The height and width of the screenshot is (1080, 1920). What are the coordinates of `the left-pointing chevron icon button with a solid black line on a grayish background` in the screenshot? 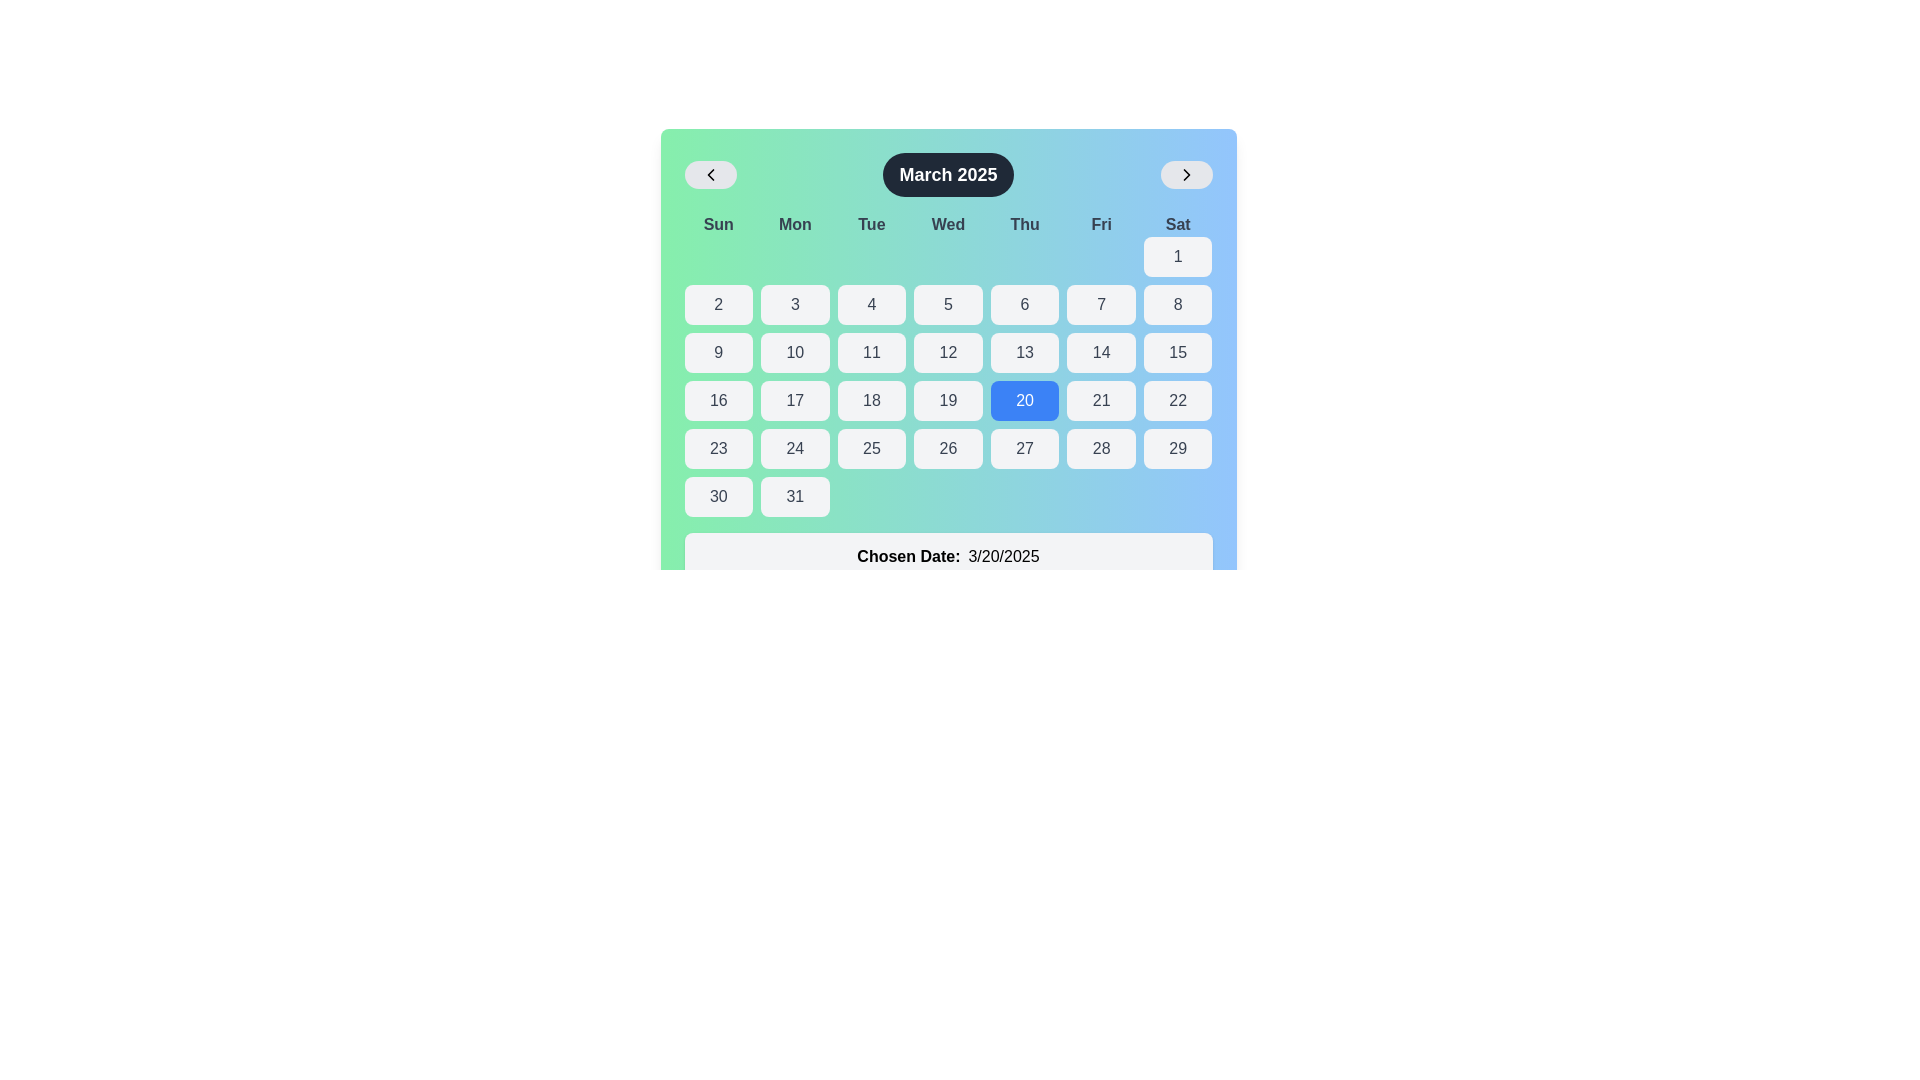 It's located at (710, 173).